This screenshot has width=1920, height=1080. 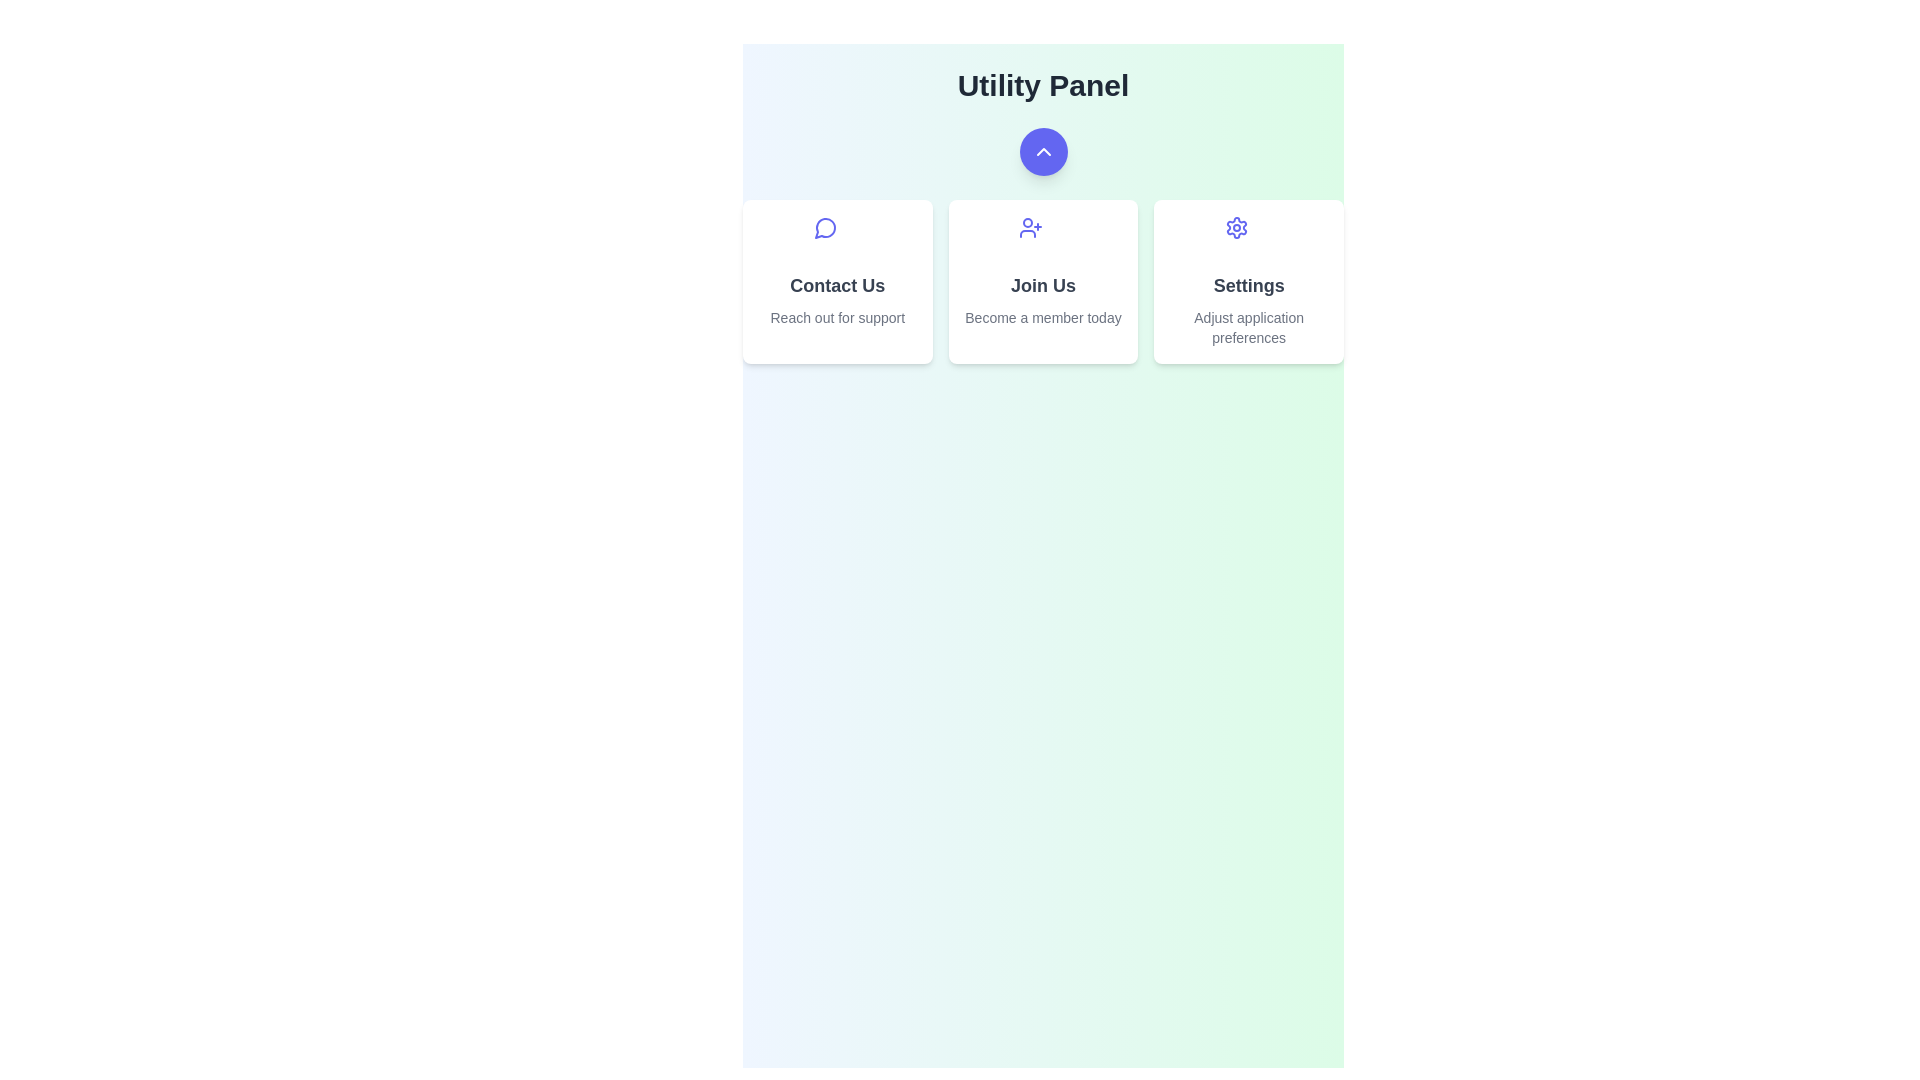 What do you see at coordinates (837, 281) in the screenshot?
I see `the 'Contact Us' card to open the relevant interaction` at bounding box center [837, 281].